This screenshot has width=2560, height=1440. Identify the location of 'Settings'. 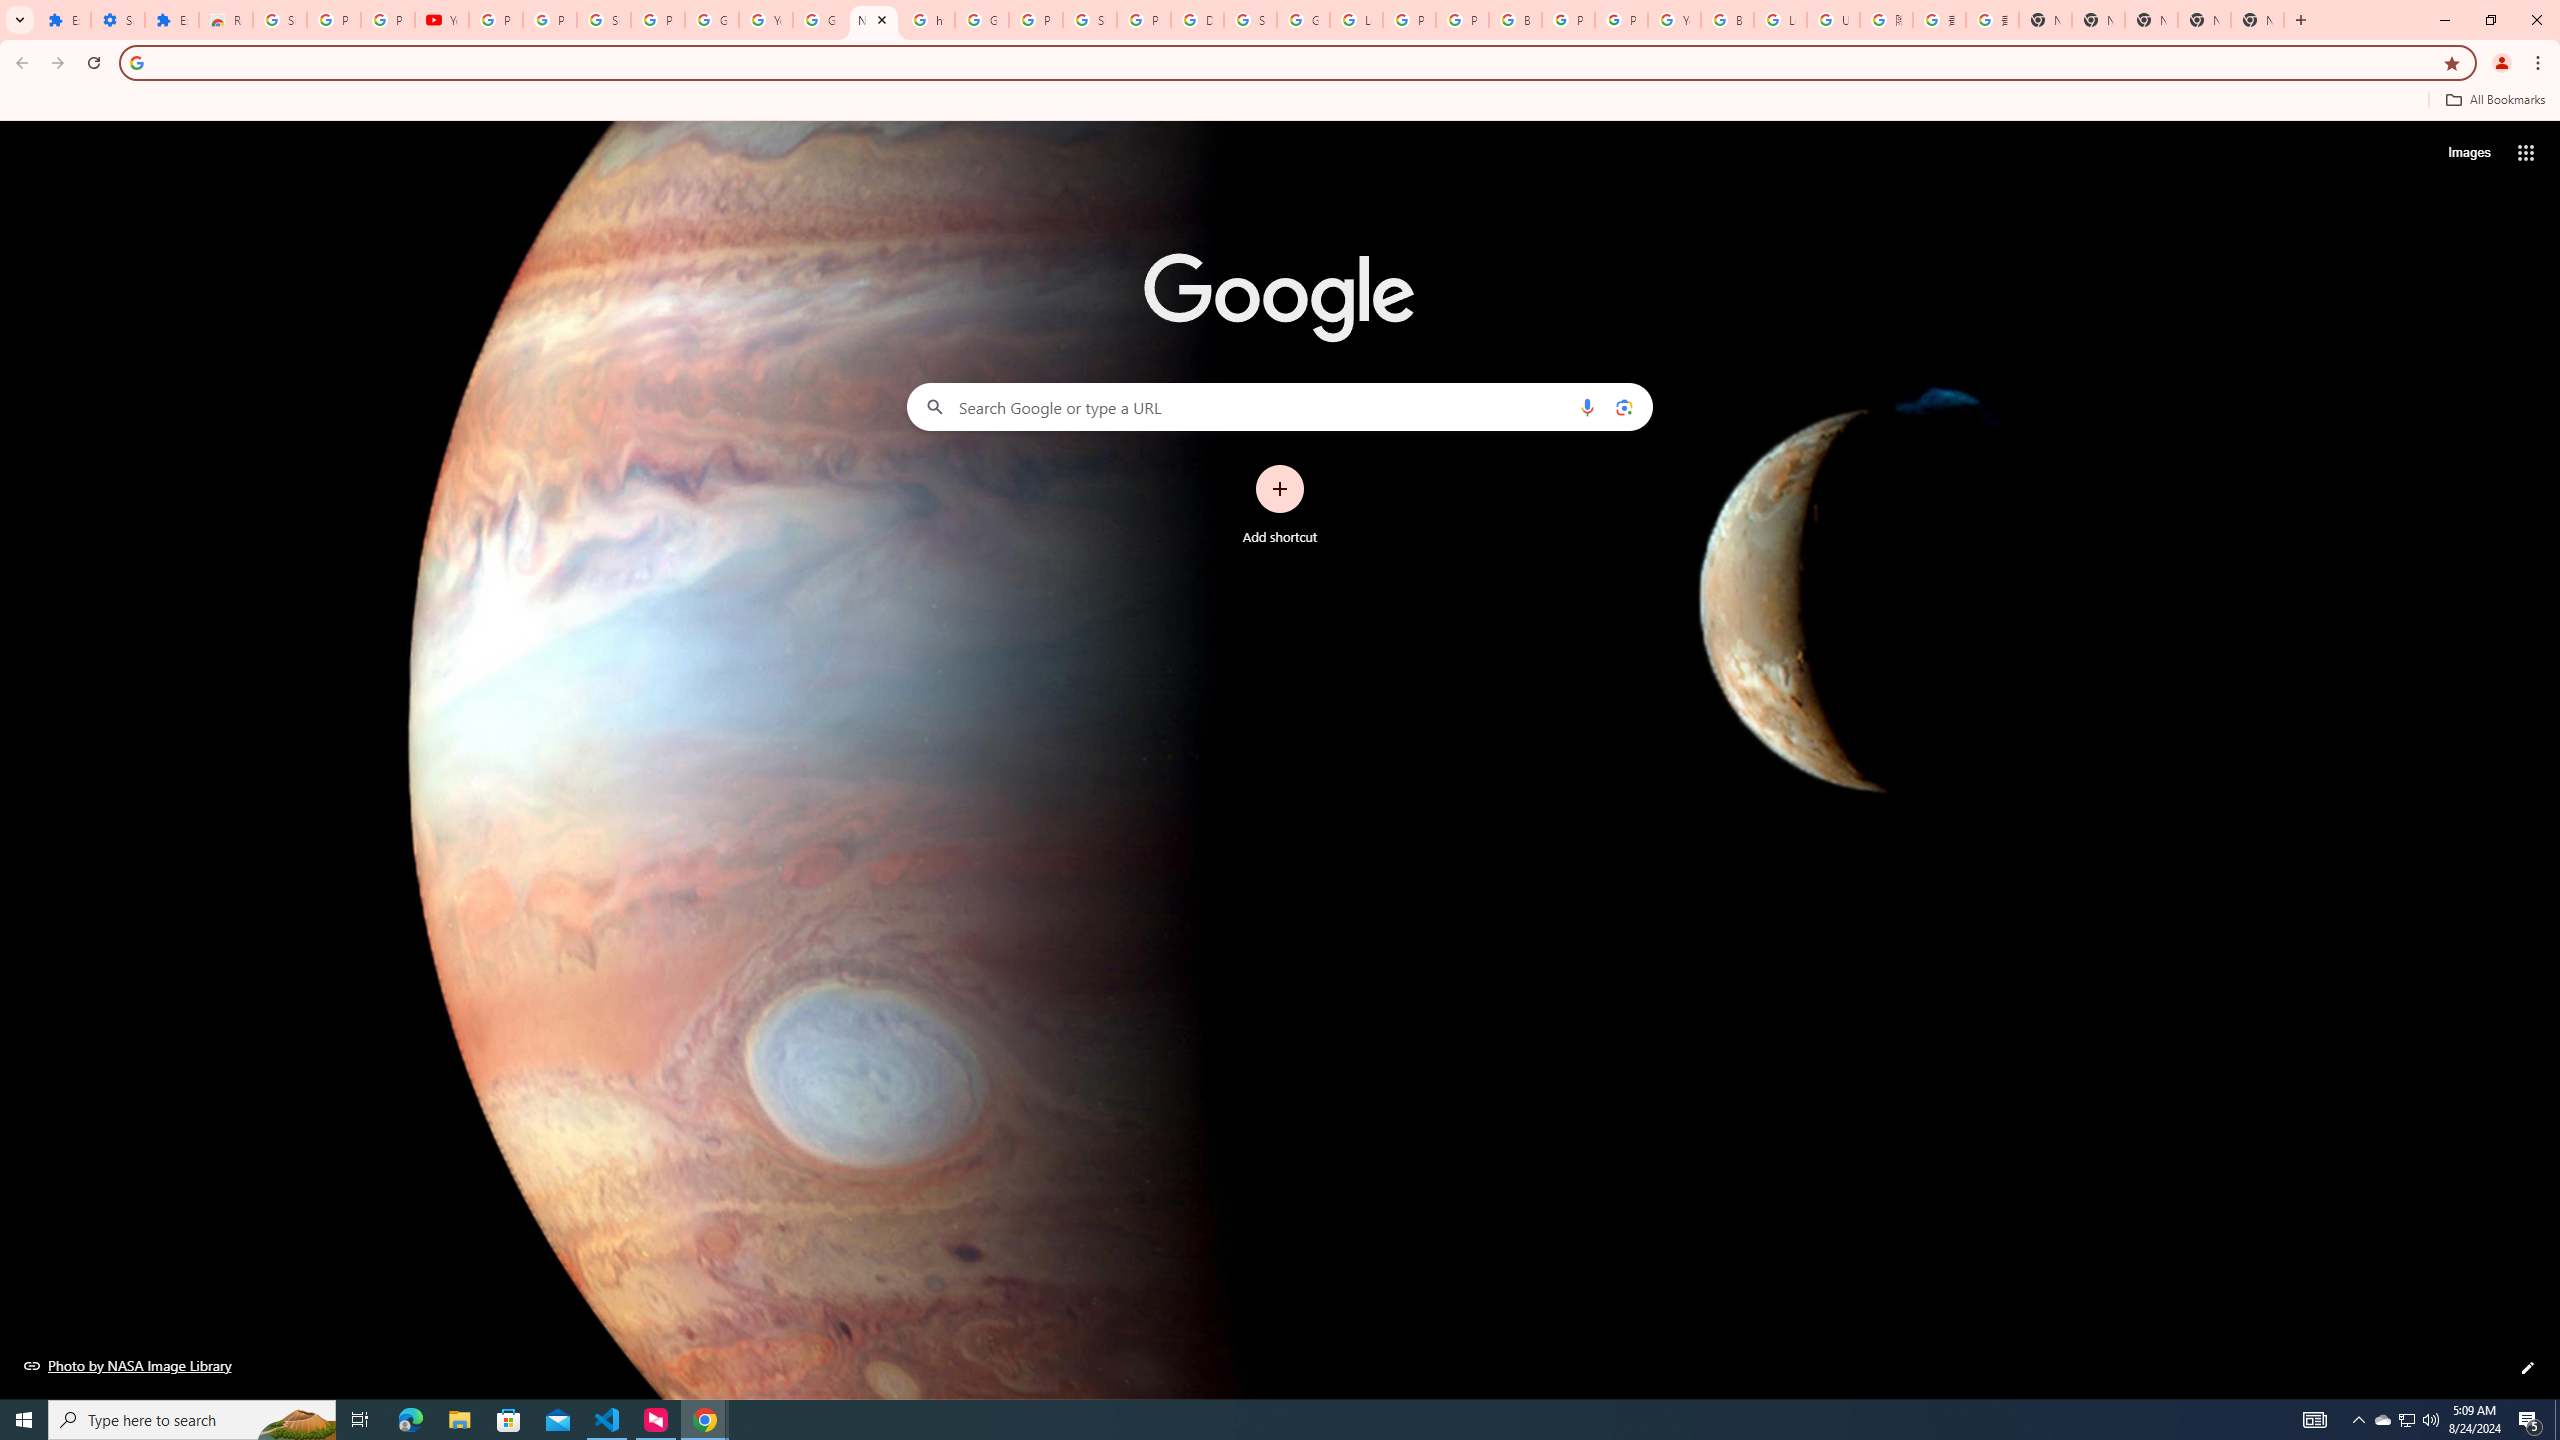
(117, 19).